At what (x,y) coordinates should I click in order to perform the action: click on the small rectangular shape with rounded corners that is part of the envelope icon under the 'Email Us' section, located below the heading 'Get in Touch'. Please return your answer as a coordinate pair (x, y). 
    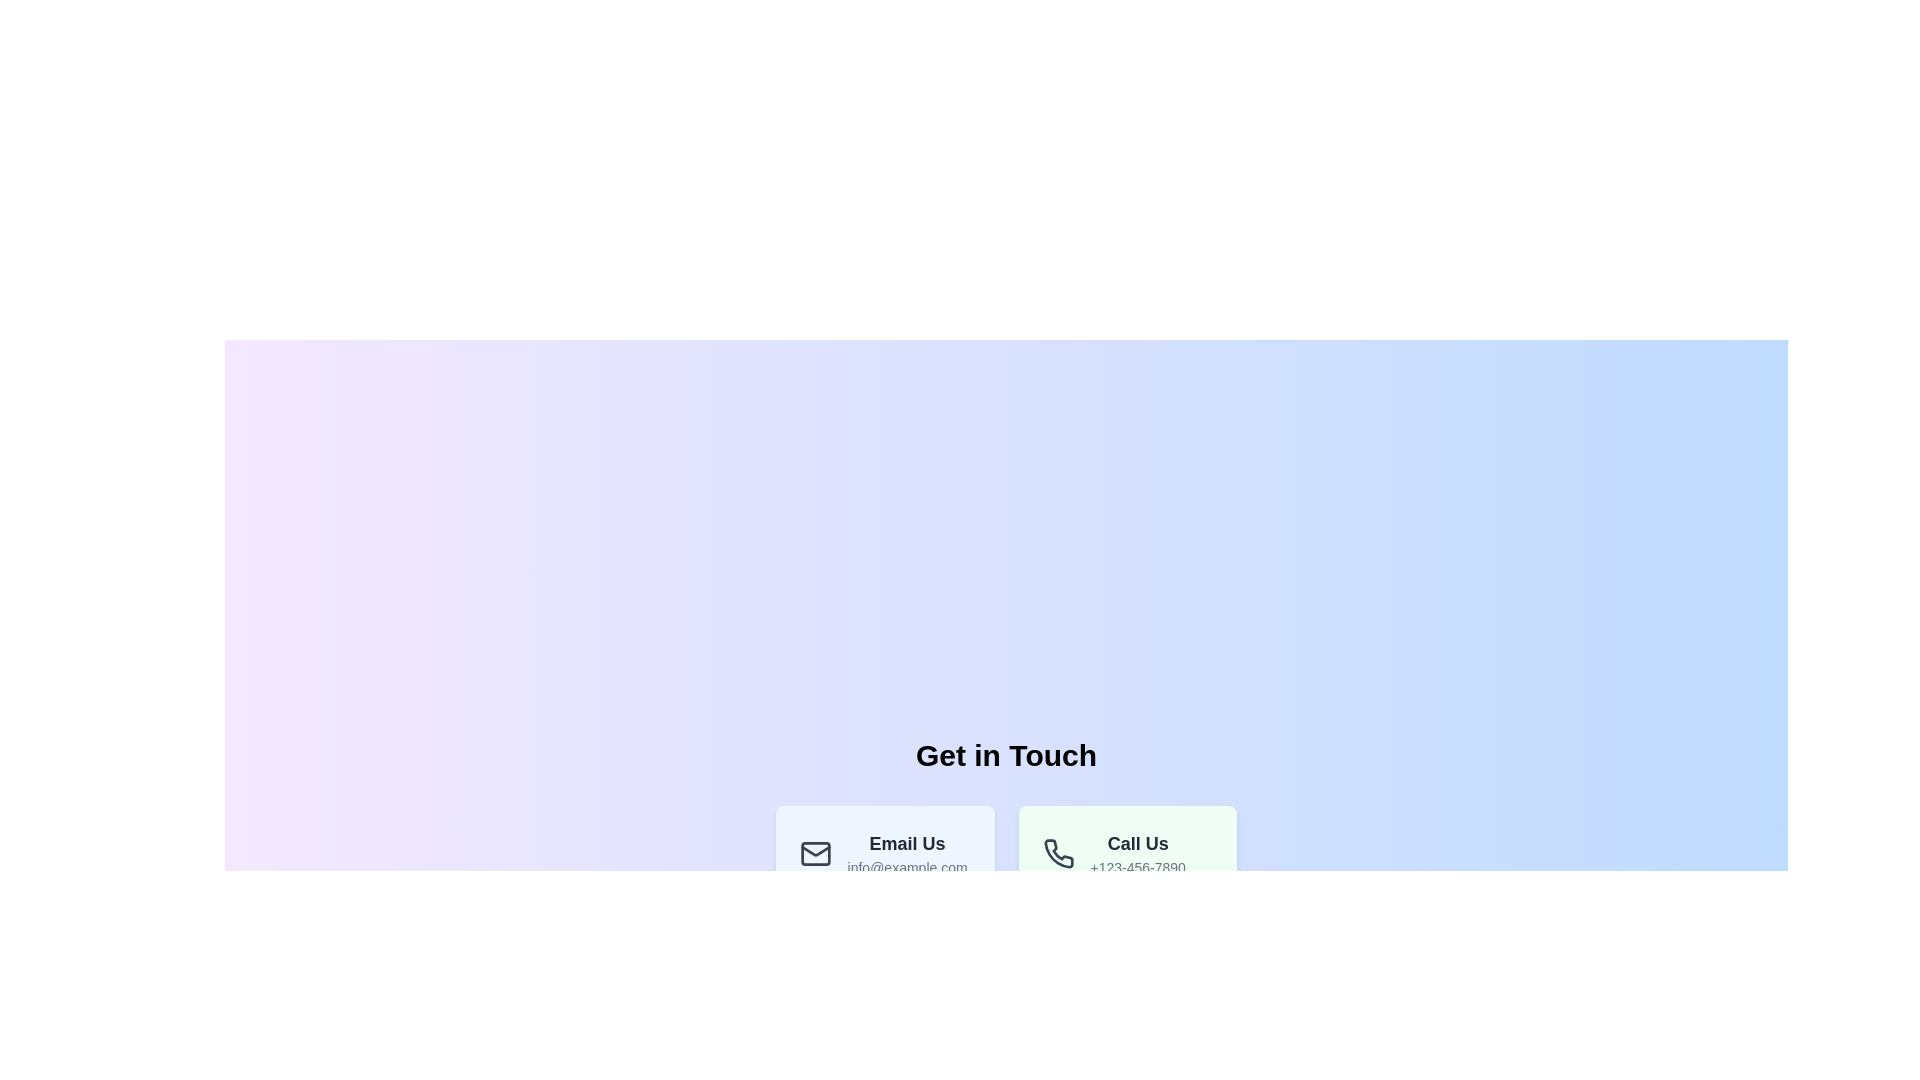
    Looking at the image, I should click on (815, 853).